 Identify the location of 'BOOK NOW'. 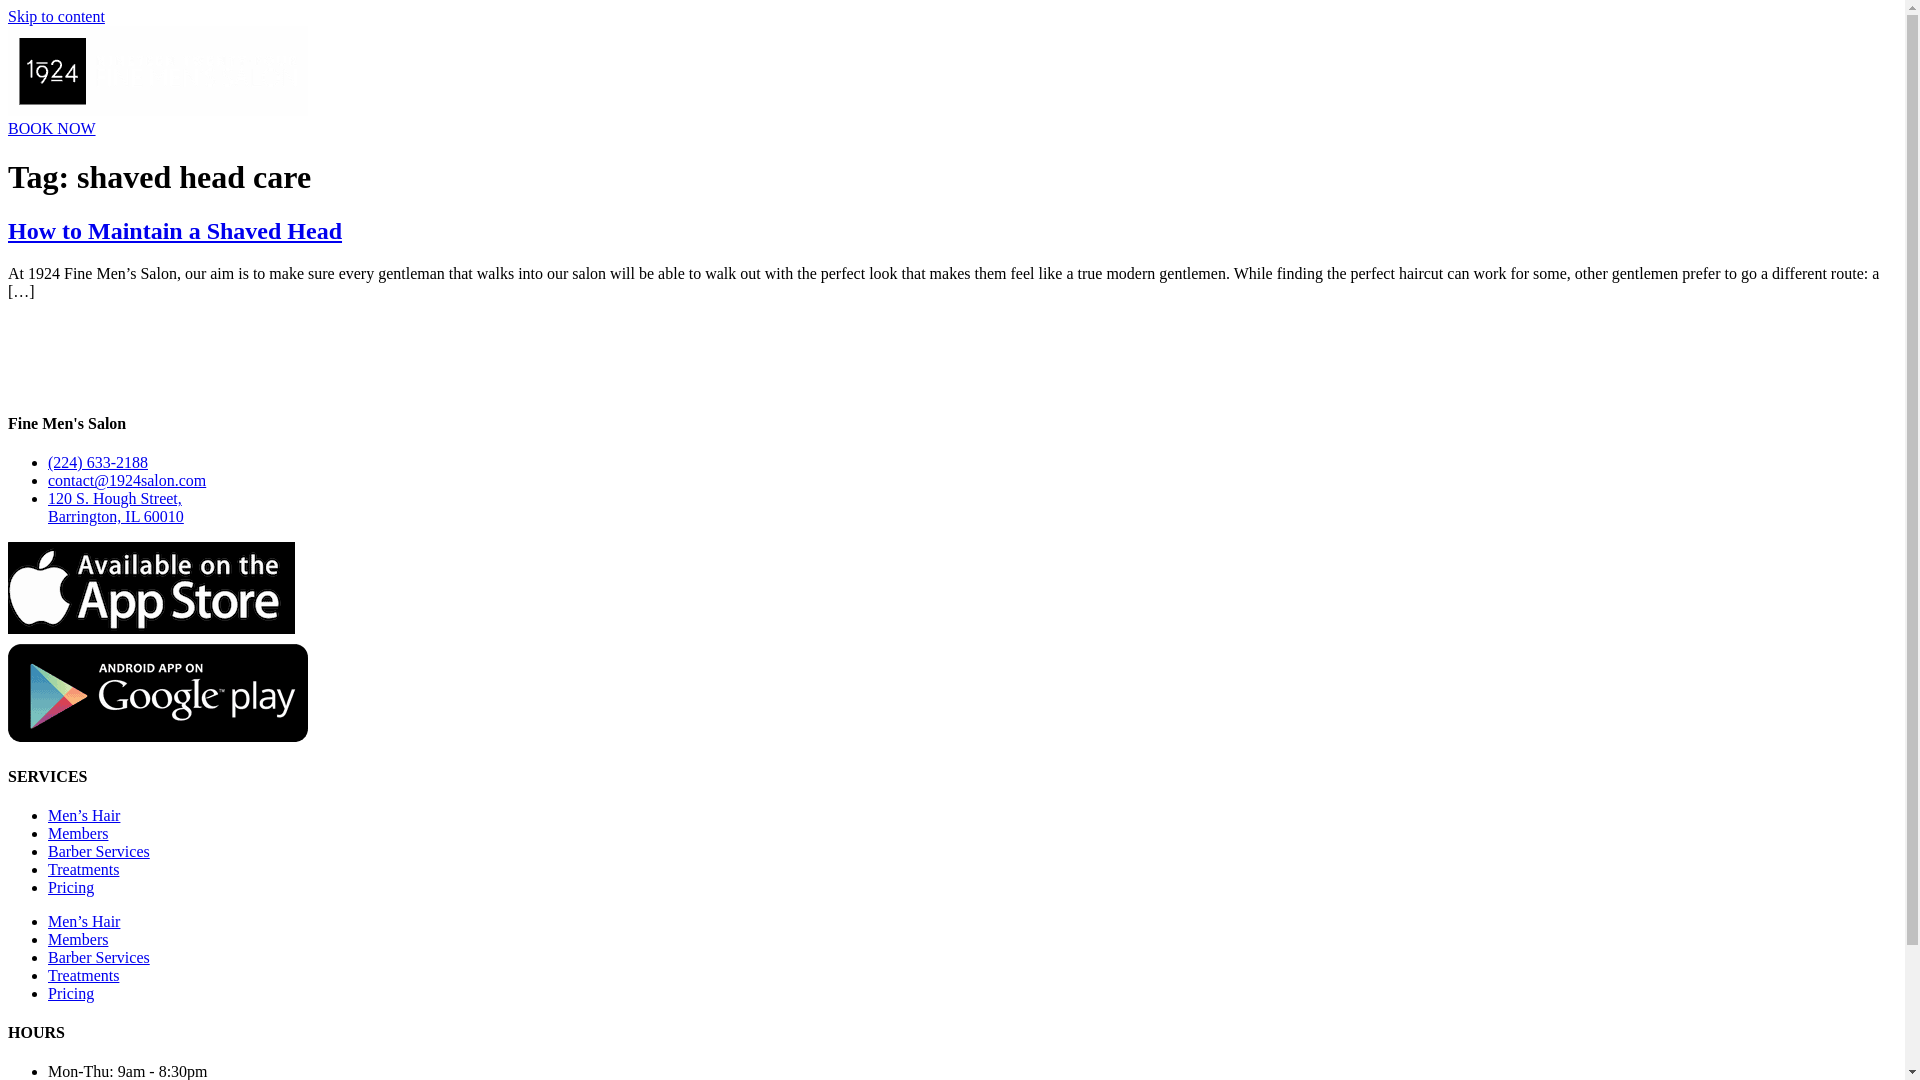
(52, 128).